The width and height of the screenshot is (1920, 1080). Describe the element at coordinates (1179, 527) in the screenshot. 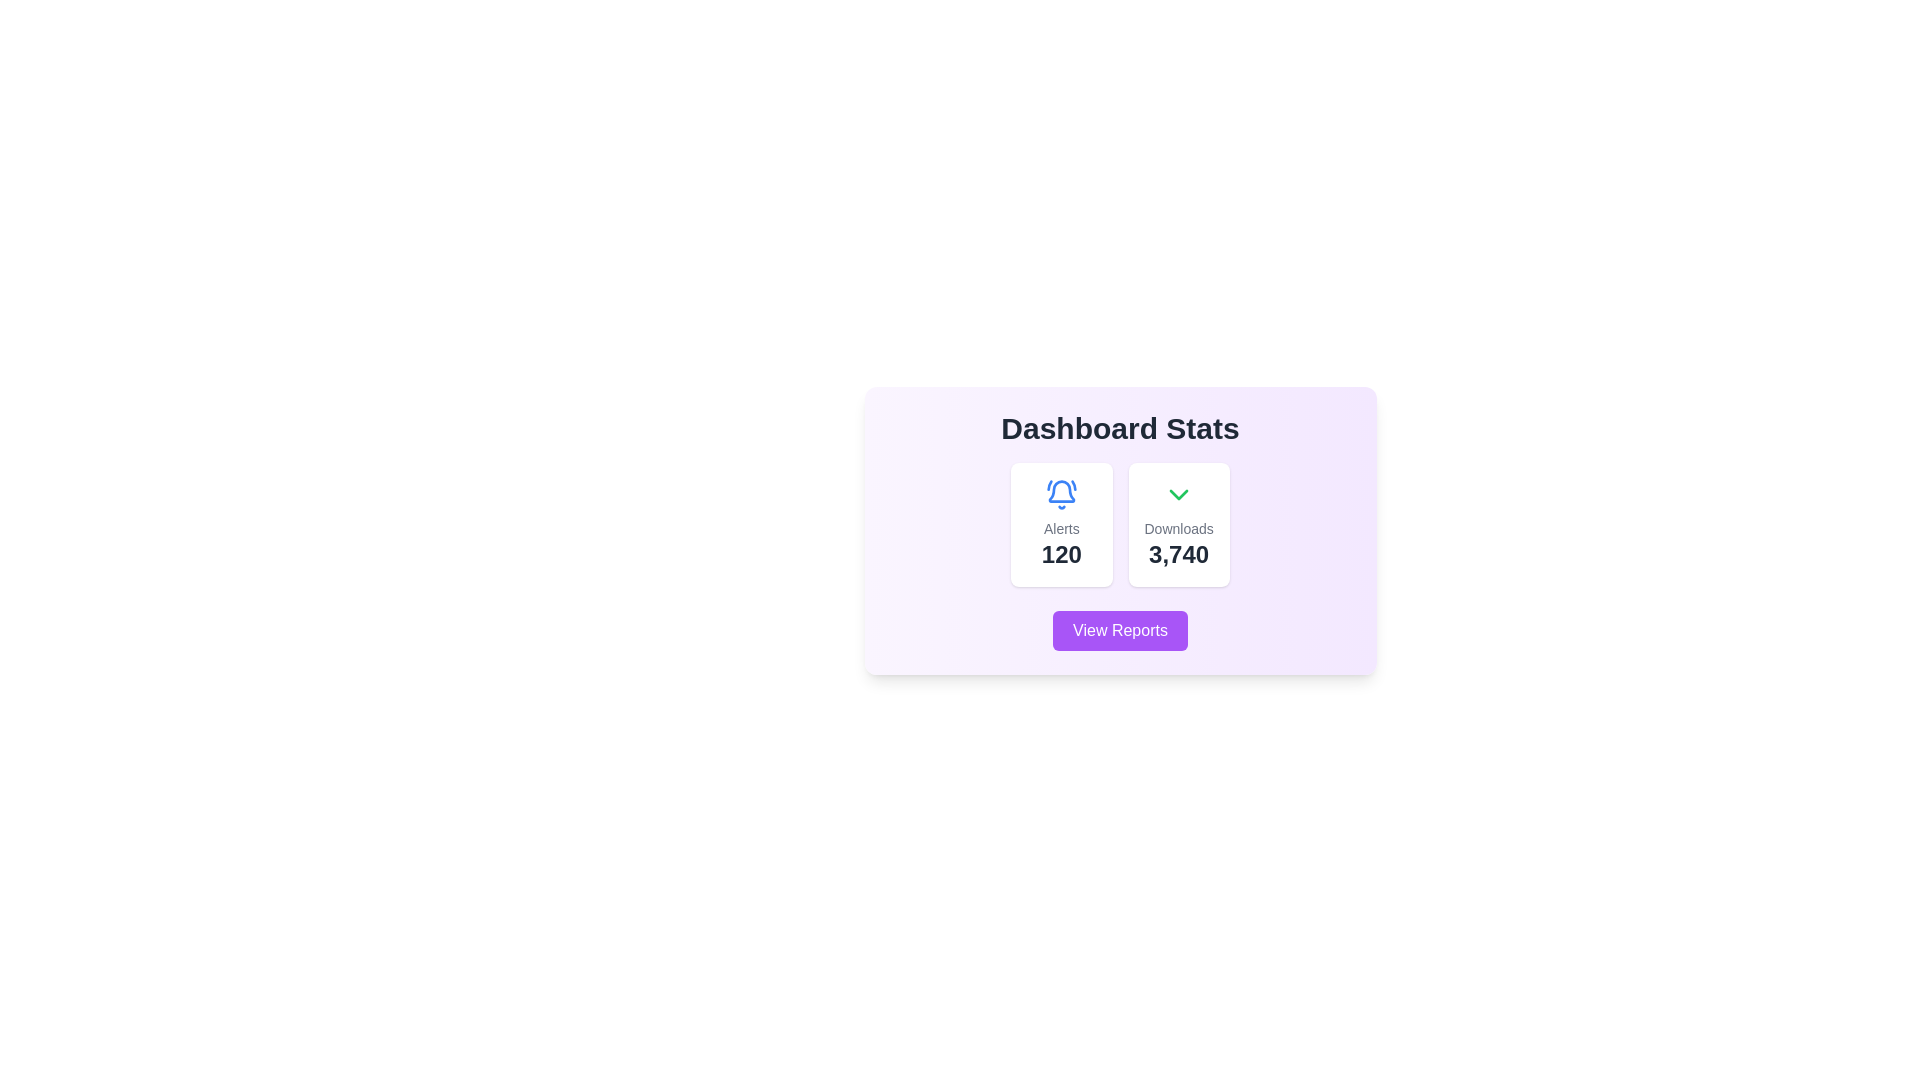

I see `text label 'Downloads' which provides context for the number '3,740'` at that location.